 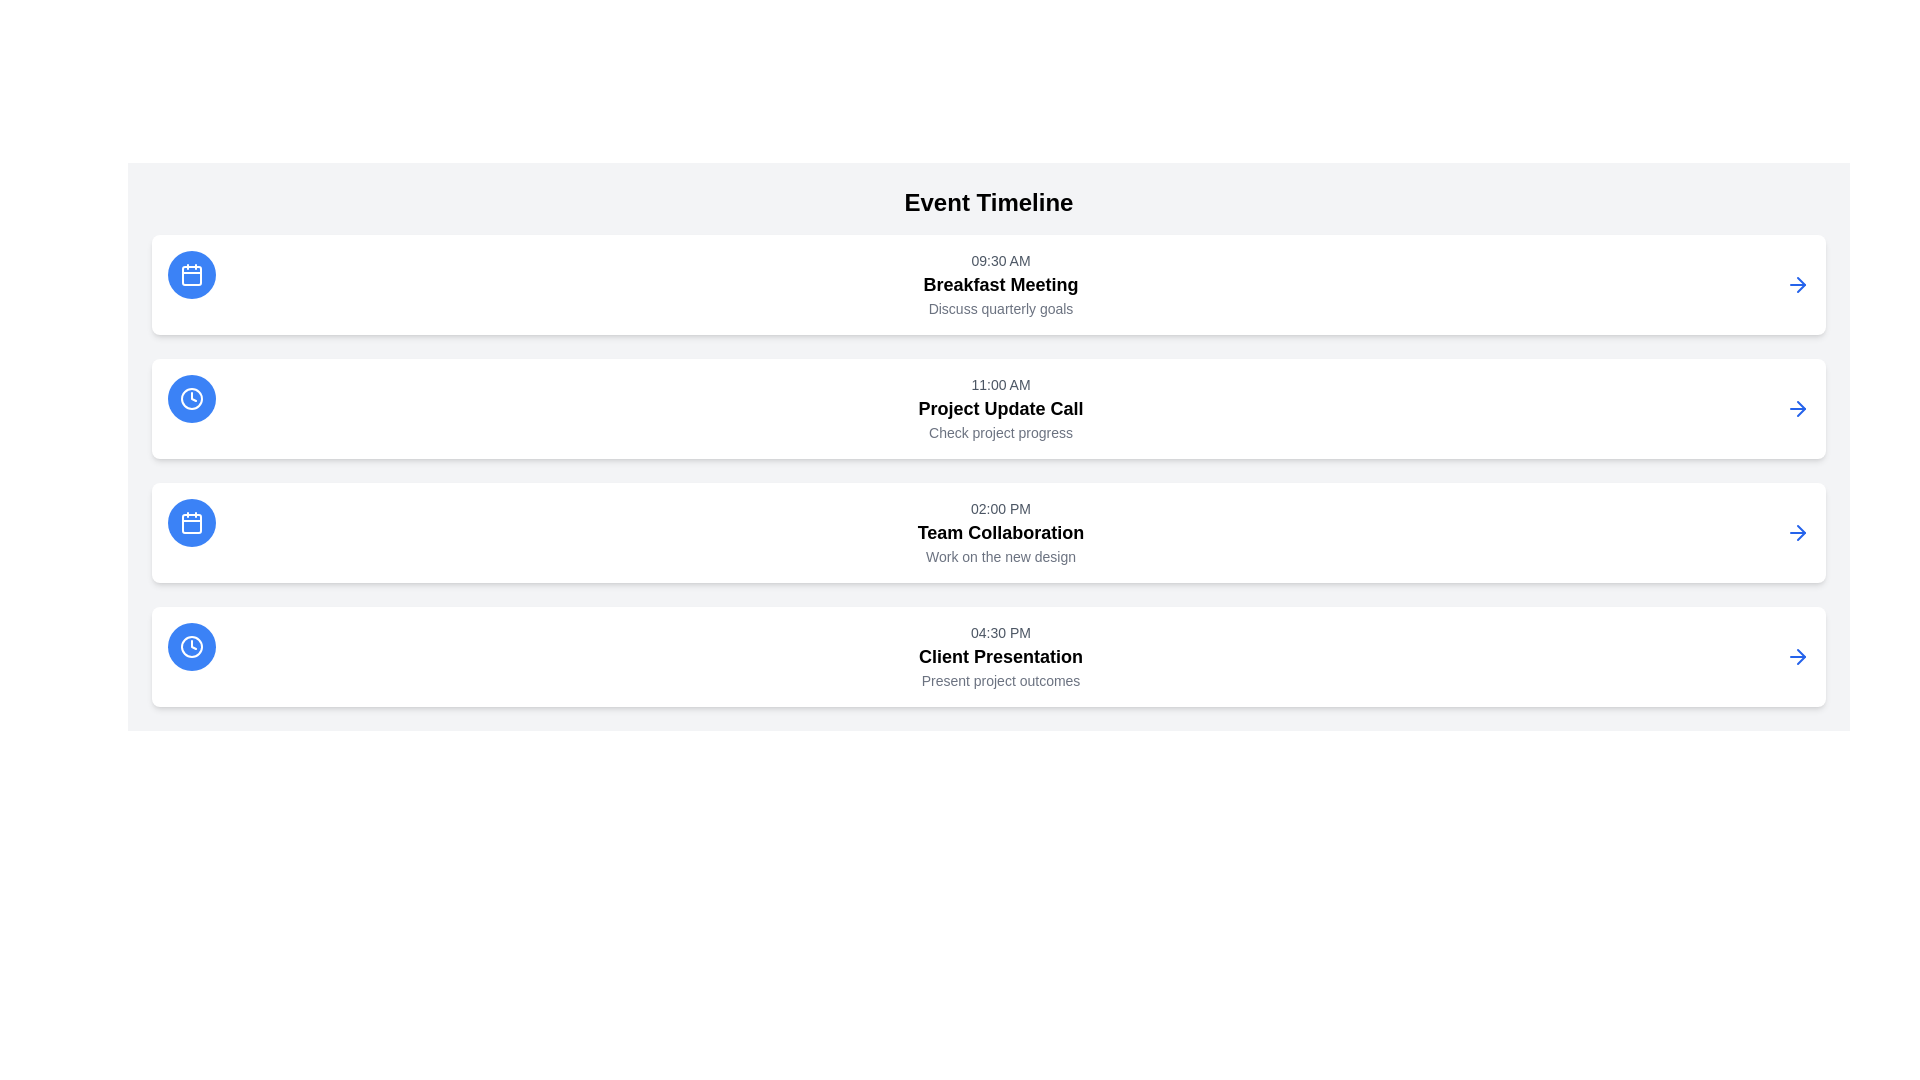 What do you see at coordinates (1801, 285) in the screenshot?
I see `the Arrow icon located on the extreme right of the first row of interactive event items` at bounding box center [1801, 285].